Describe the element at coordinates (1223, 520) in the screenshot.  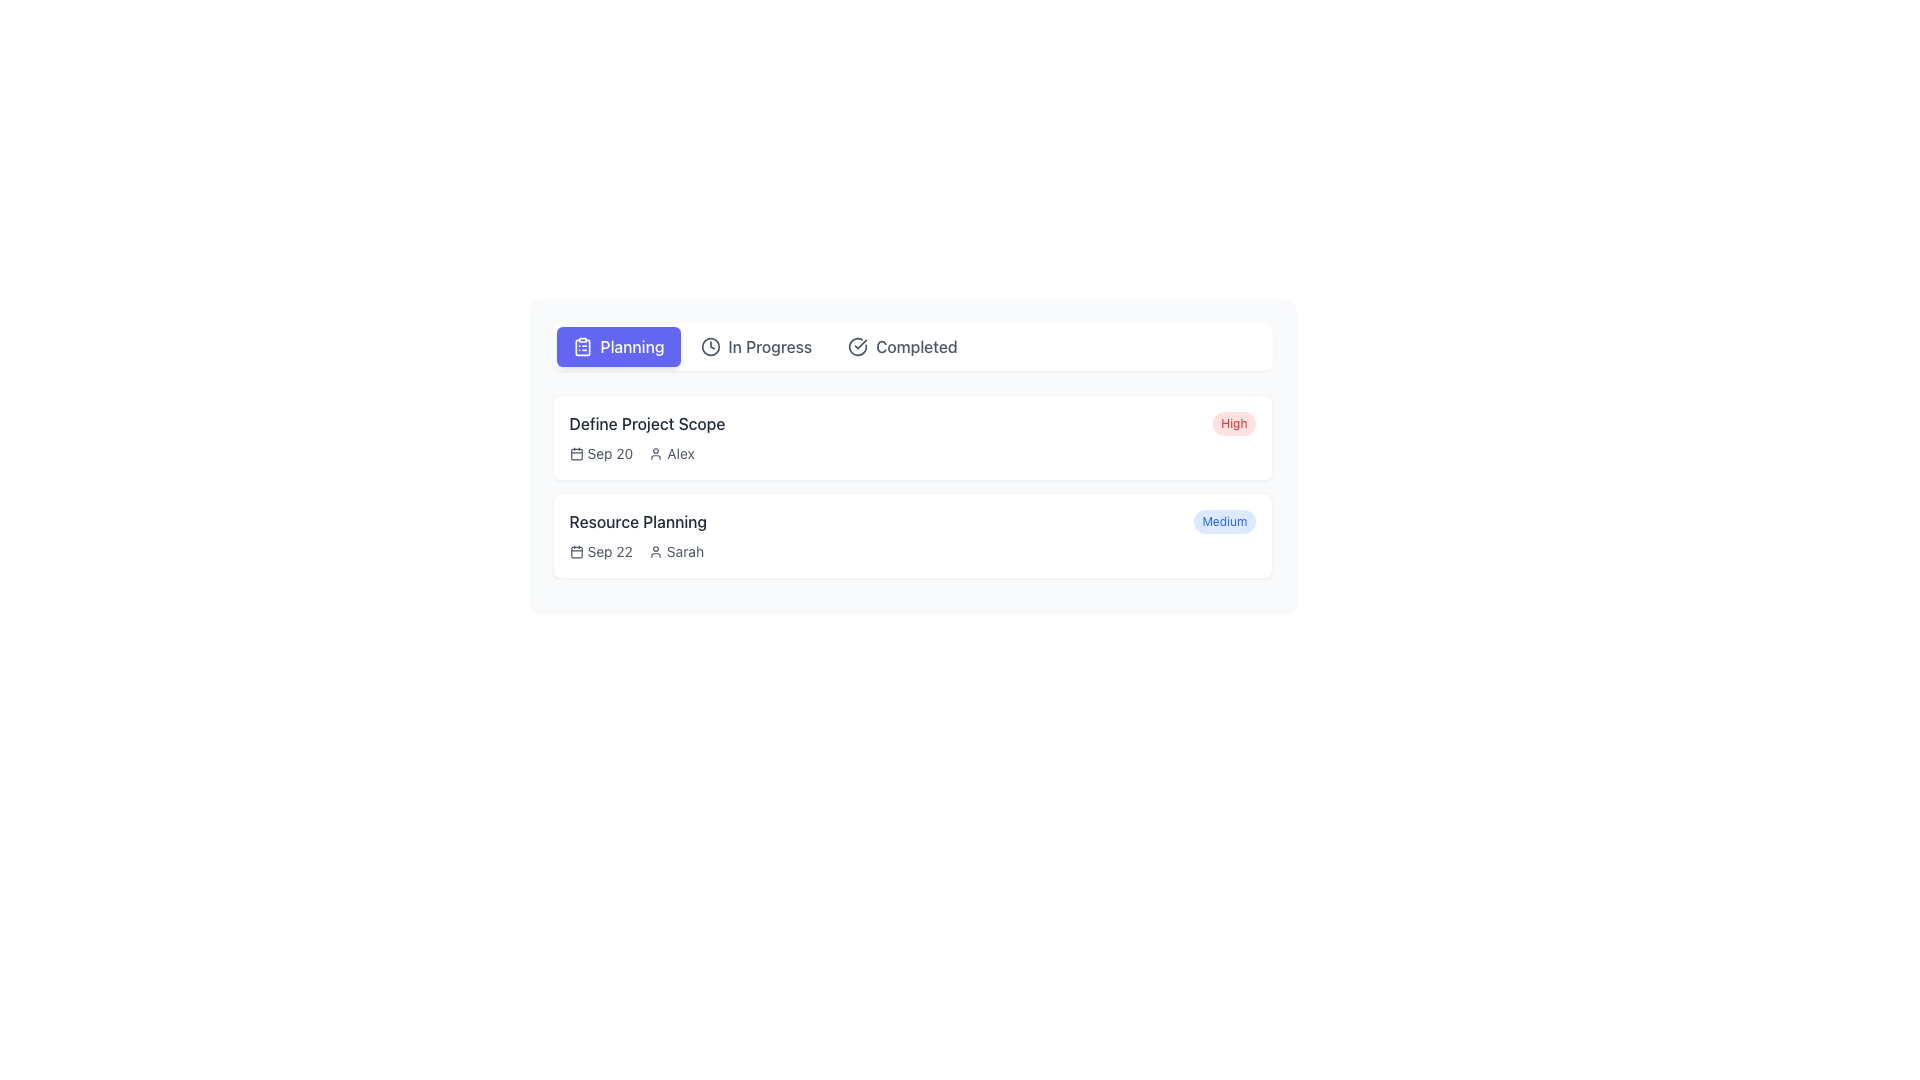
I see `the text of the 'Medium' priority label located to the far right of the 'Resource Planning' entry in the task listing` at that location.